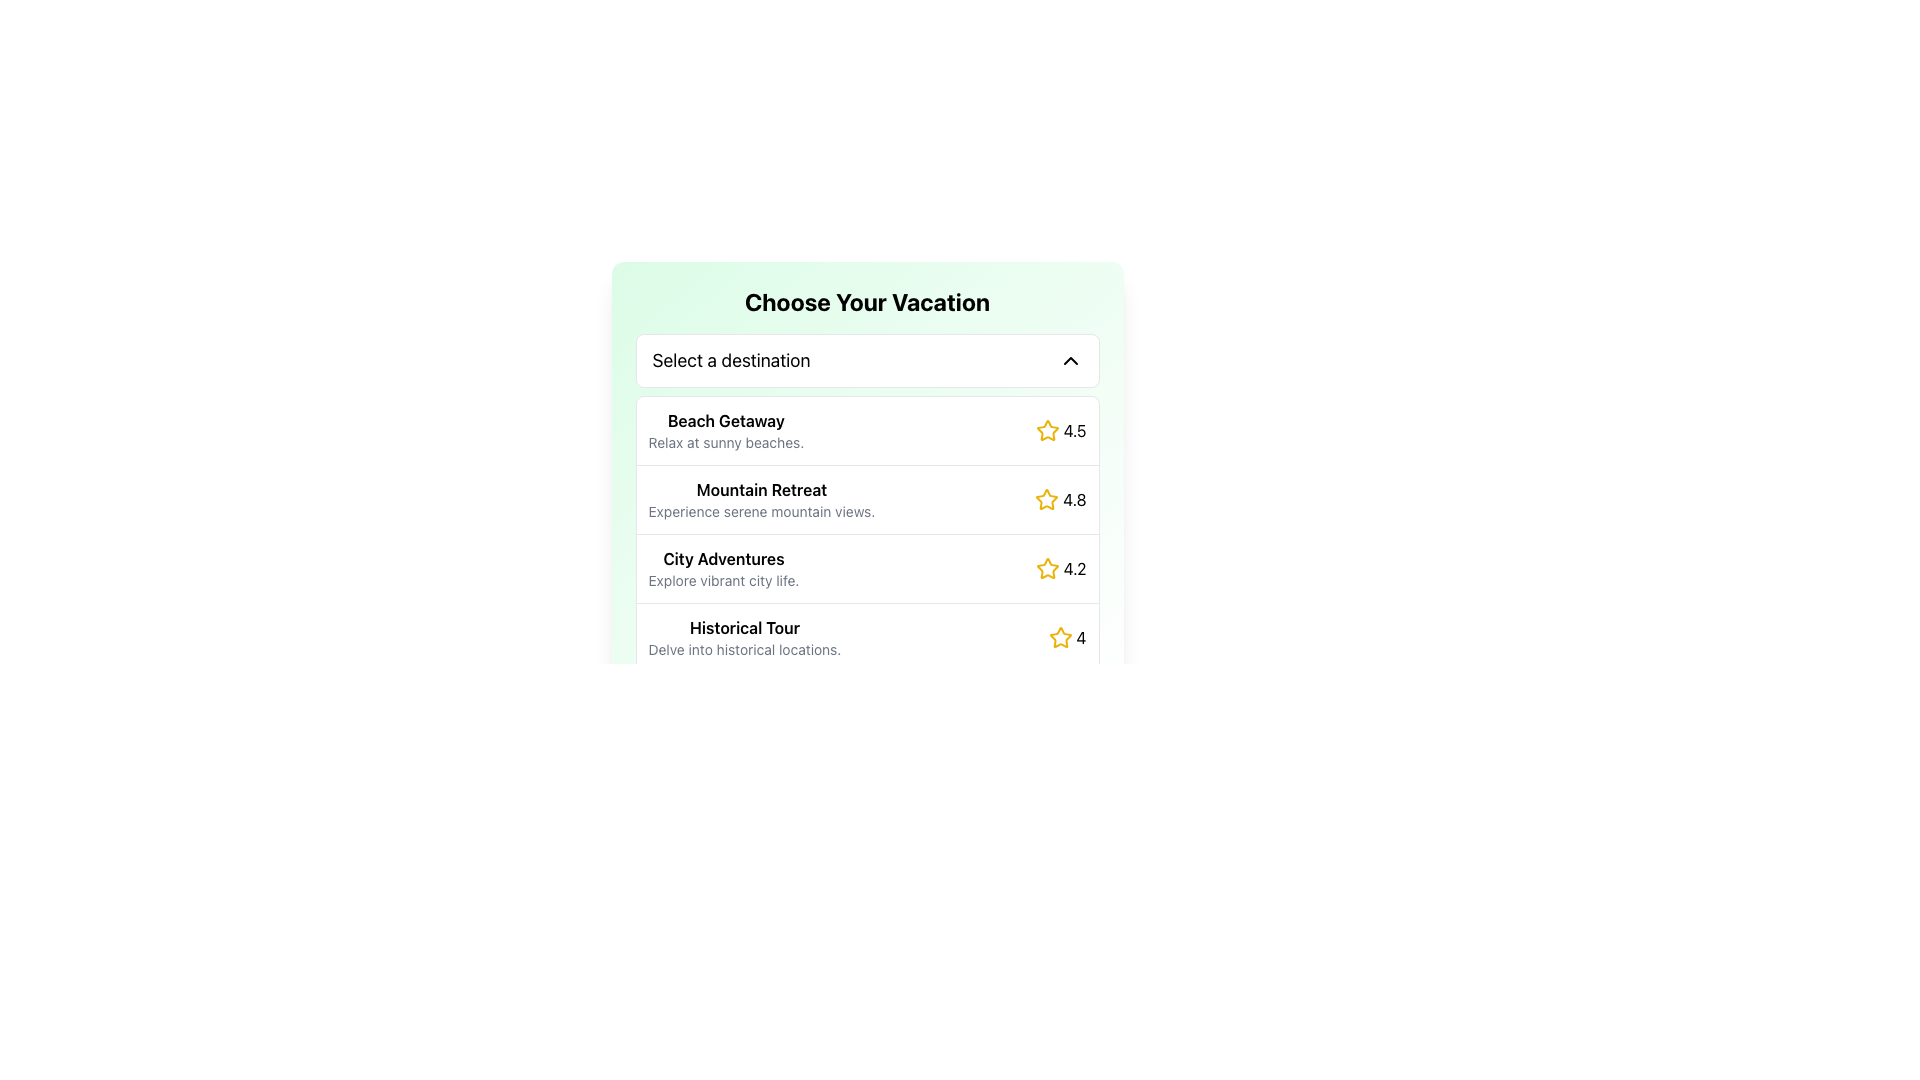 Image resolution: width=1920 pixels, height=1080 pixels. I want to click on the second text label in the vertical list of vacation destinations that serves as a title for the associated descriptive and rating information, so click(760, 489).